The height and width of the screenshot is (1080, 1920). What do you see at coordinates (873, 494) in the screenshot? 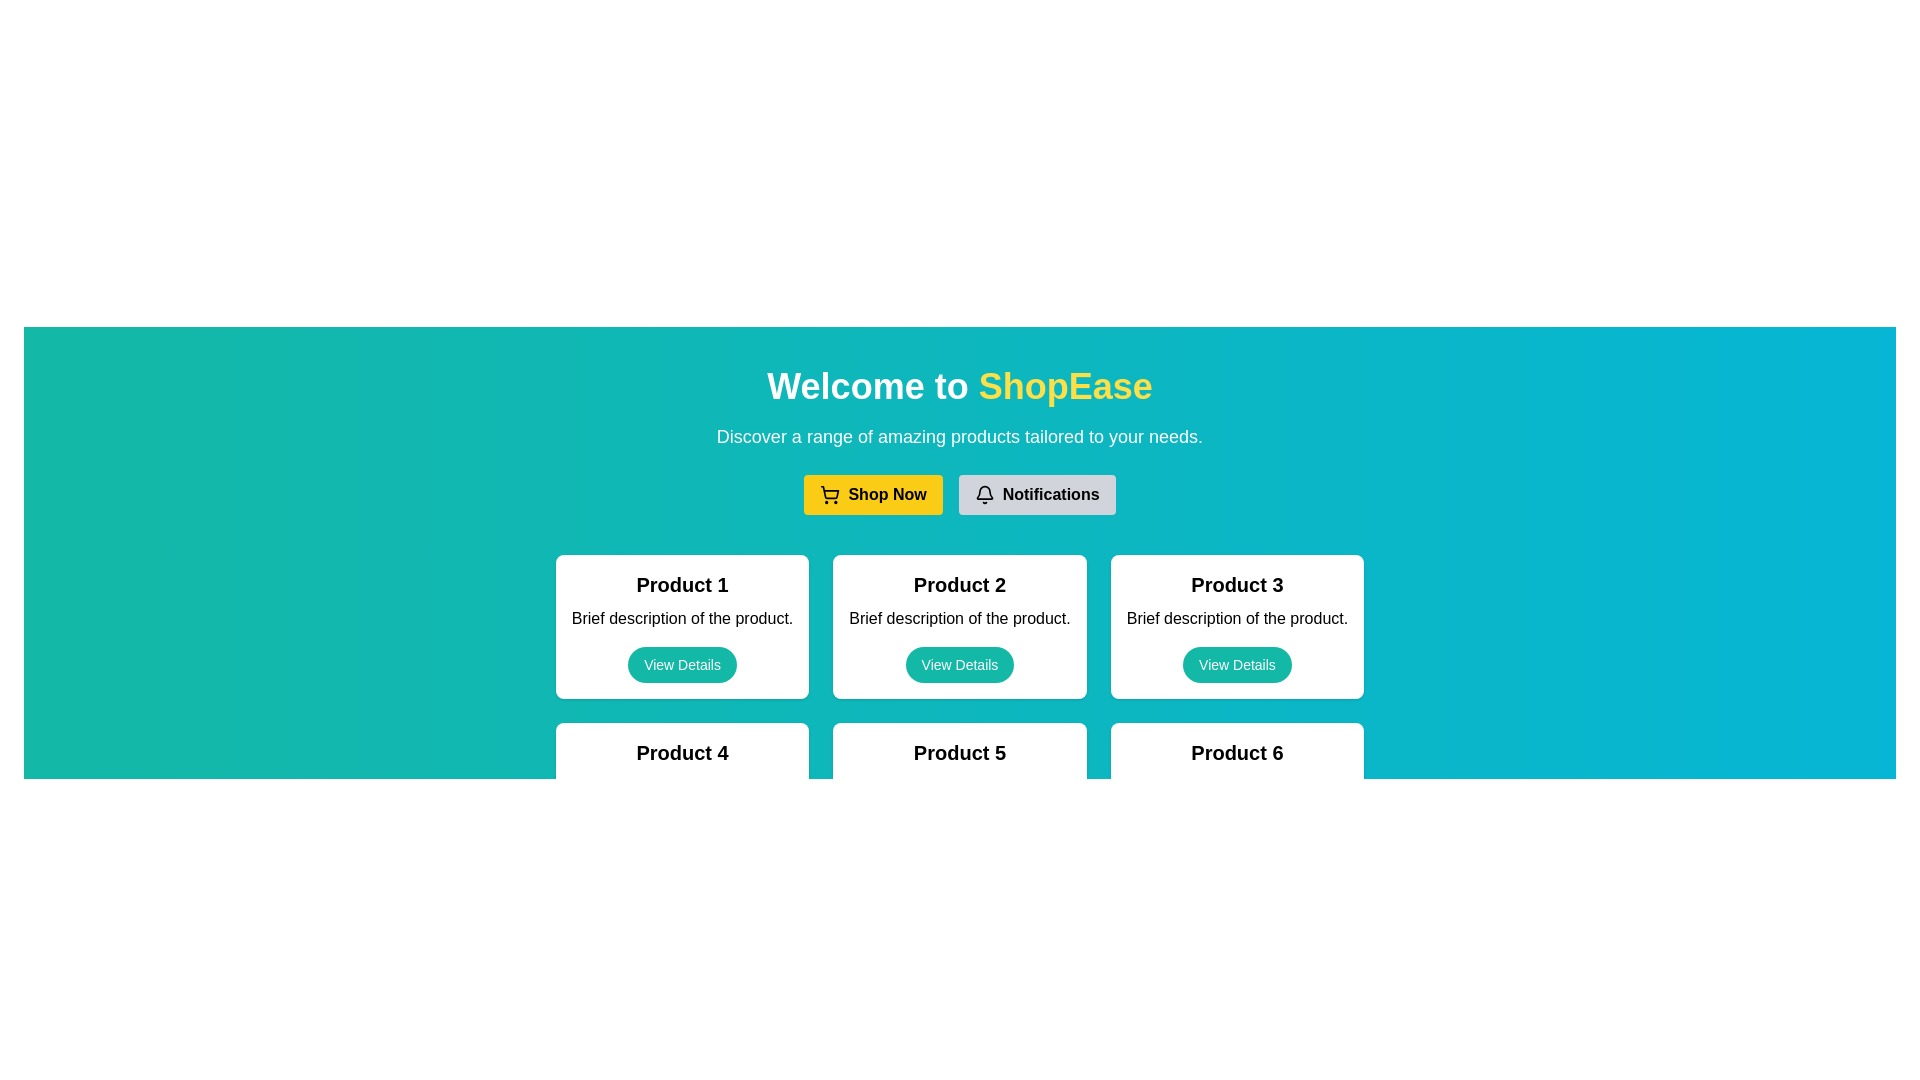
I see `the yellow 'Shop Now' button with bold black text and a shopping cart icon` at bounding box center [873, 494].